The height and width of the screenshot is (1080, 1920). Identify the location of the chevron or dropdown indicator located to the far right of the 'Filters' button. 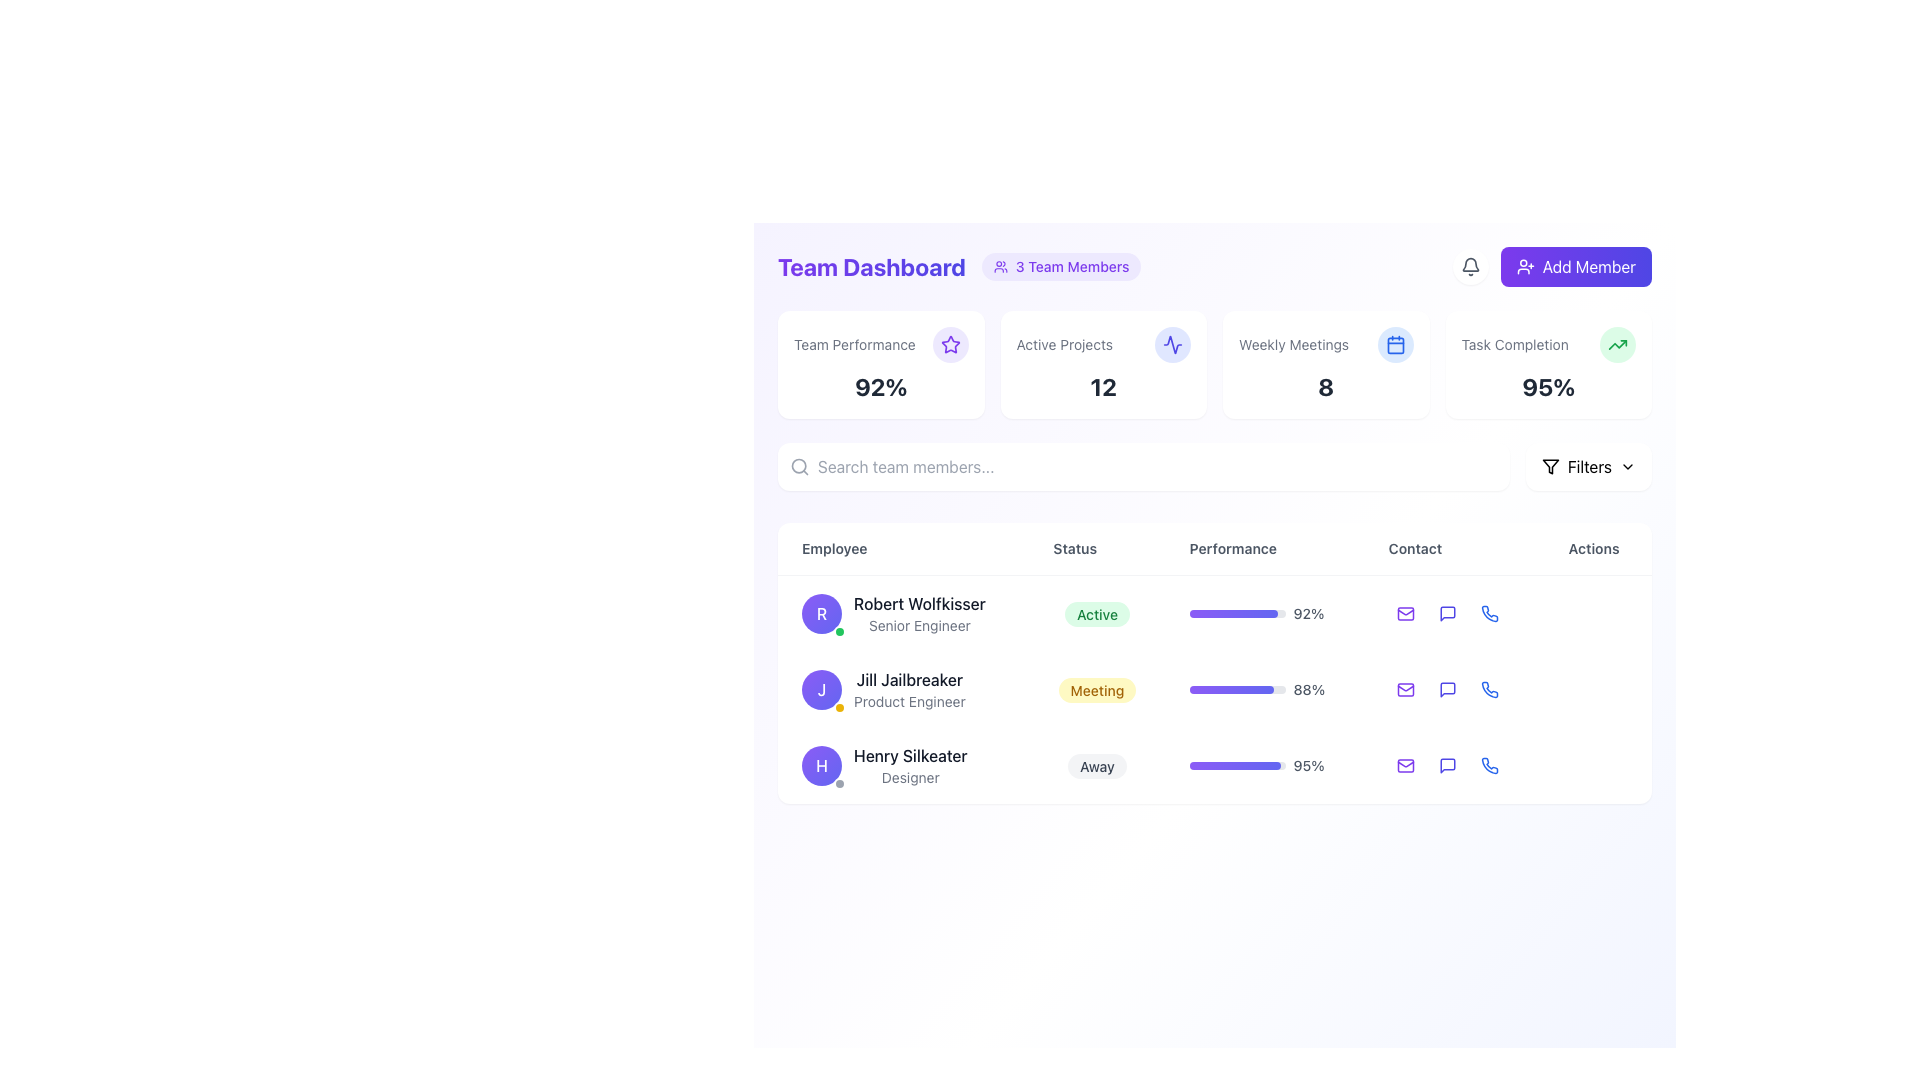
(1627, 466).